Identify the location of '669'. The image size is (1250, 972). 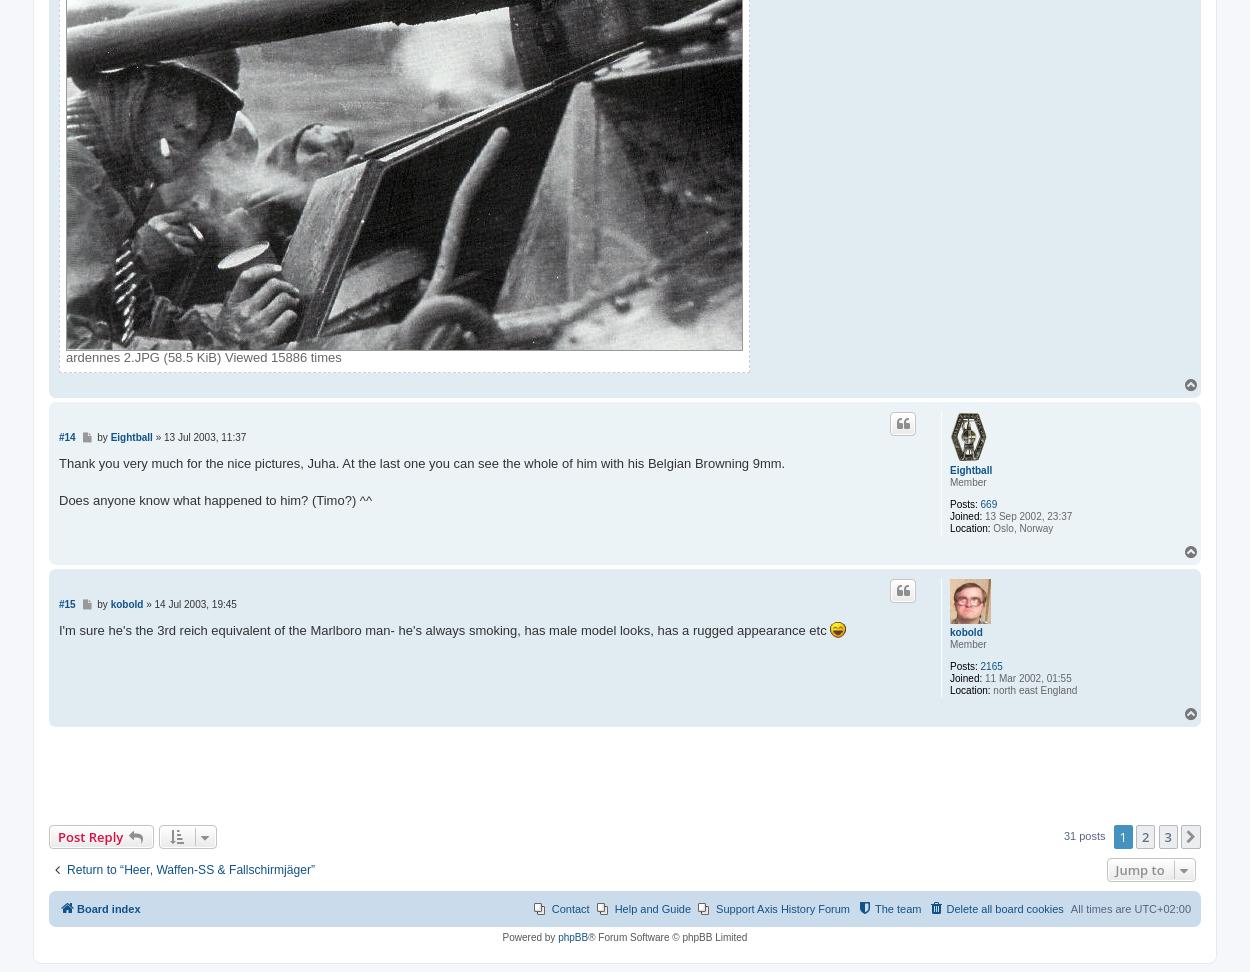
(987, 504).